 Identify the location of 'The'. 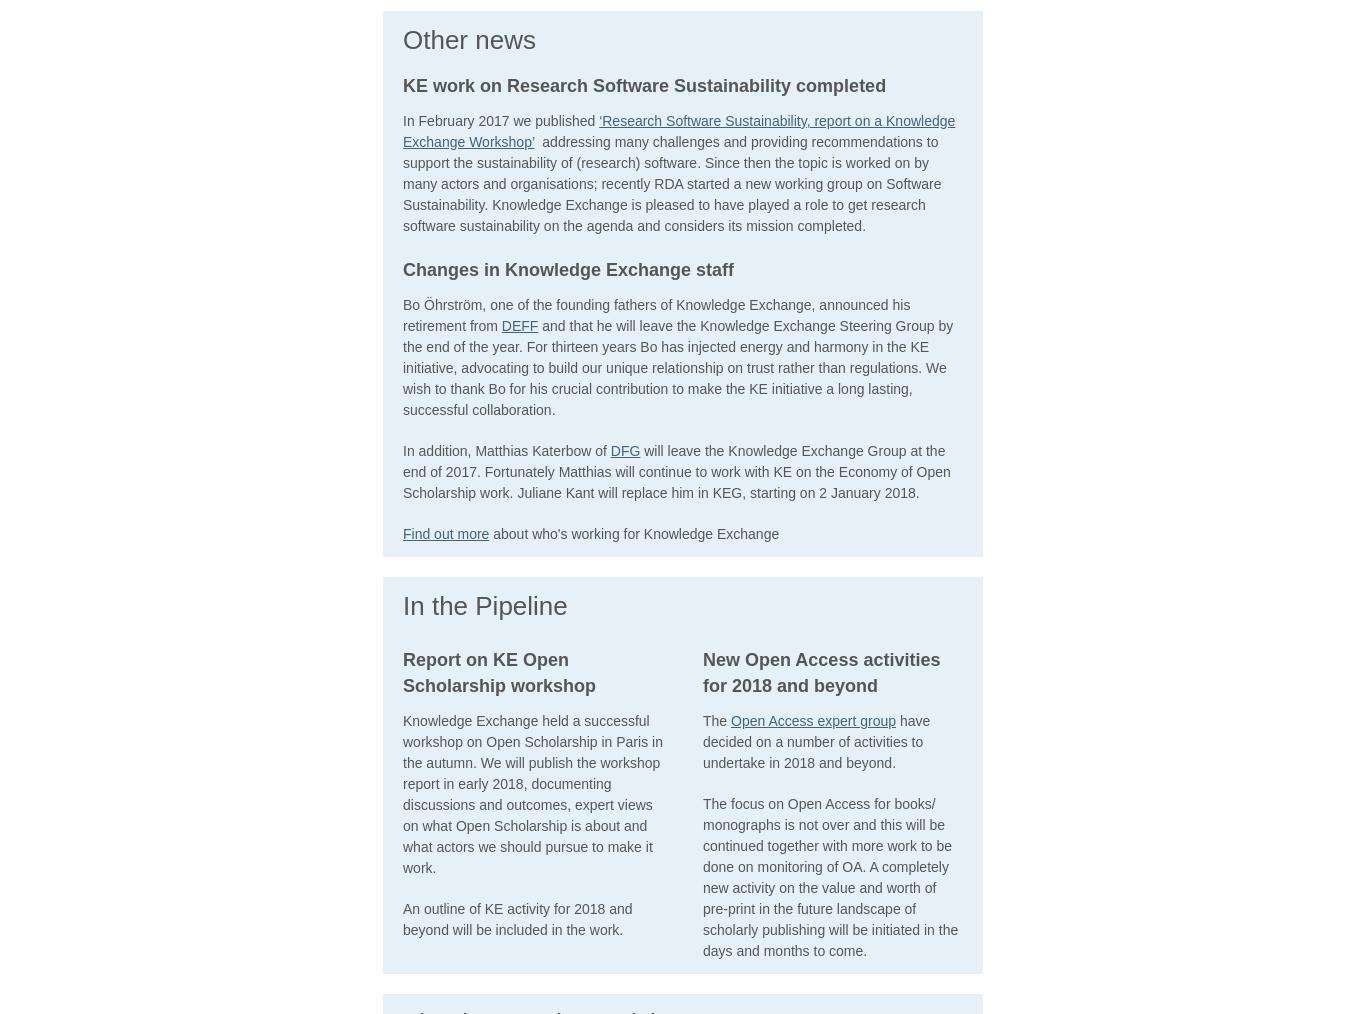
(717, 719).